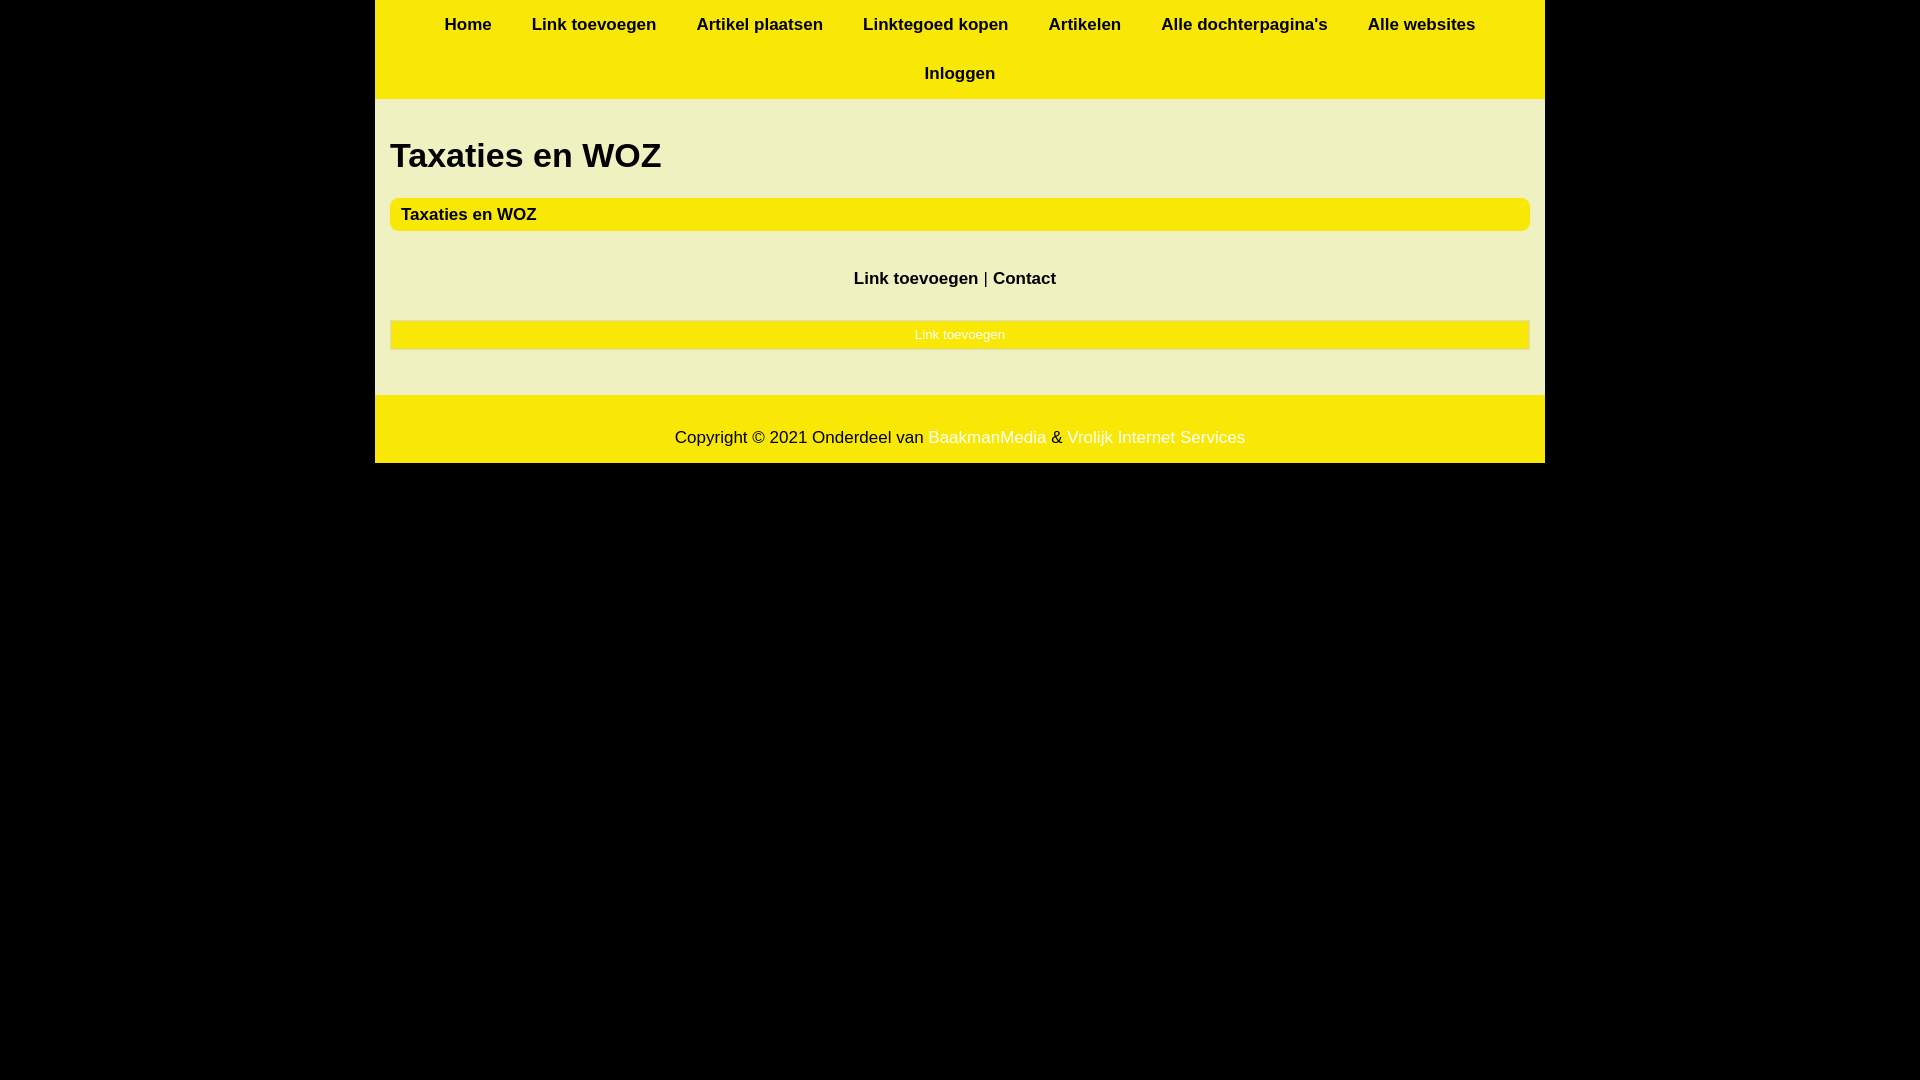  Describe the element at coordinates (466, 24) in the screenshot. I see `'Home'` at that location.